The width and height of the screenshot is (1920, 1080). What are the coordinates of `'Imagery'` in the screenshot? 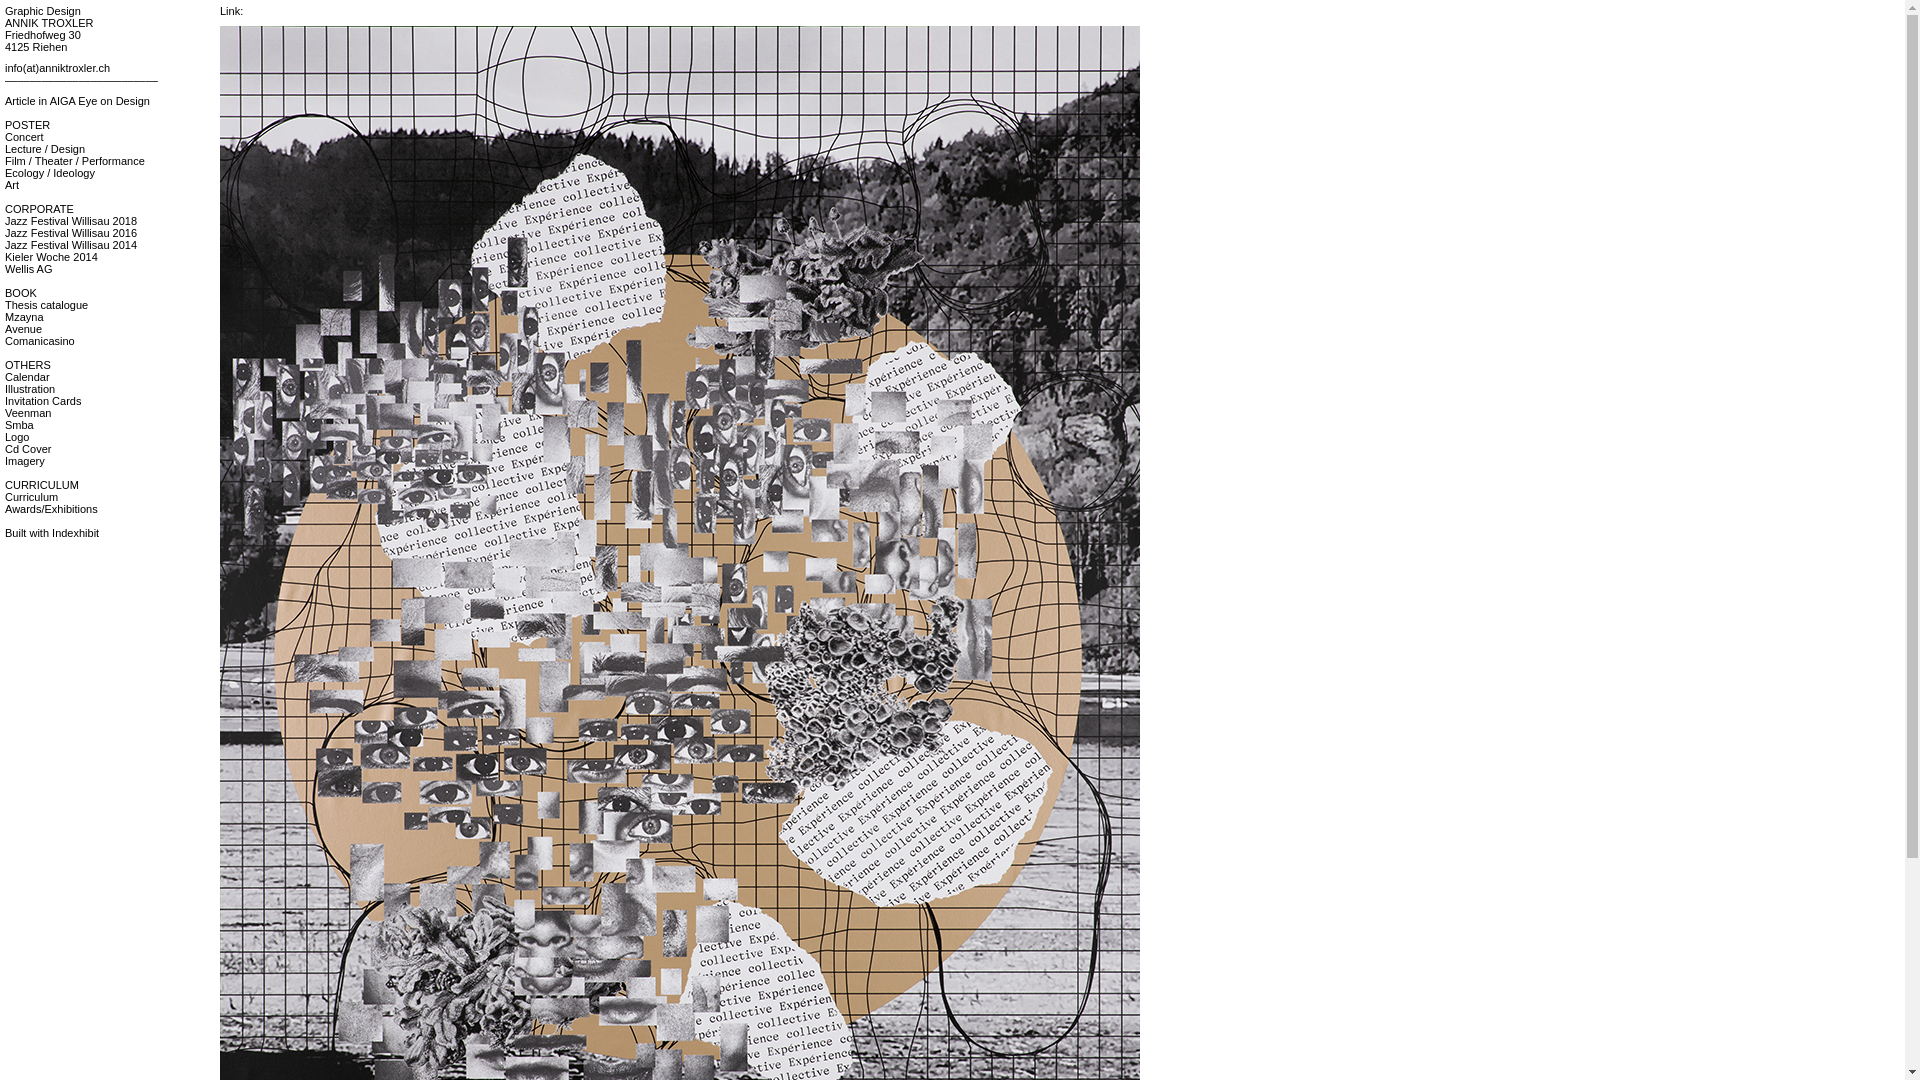 It's located at (24, 461).